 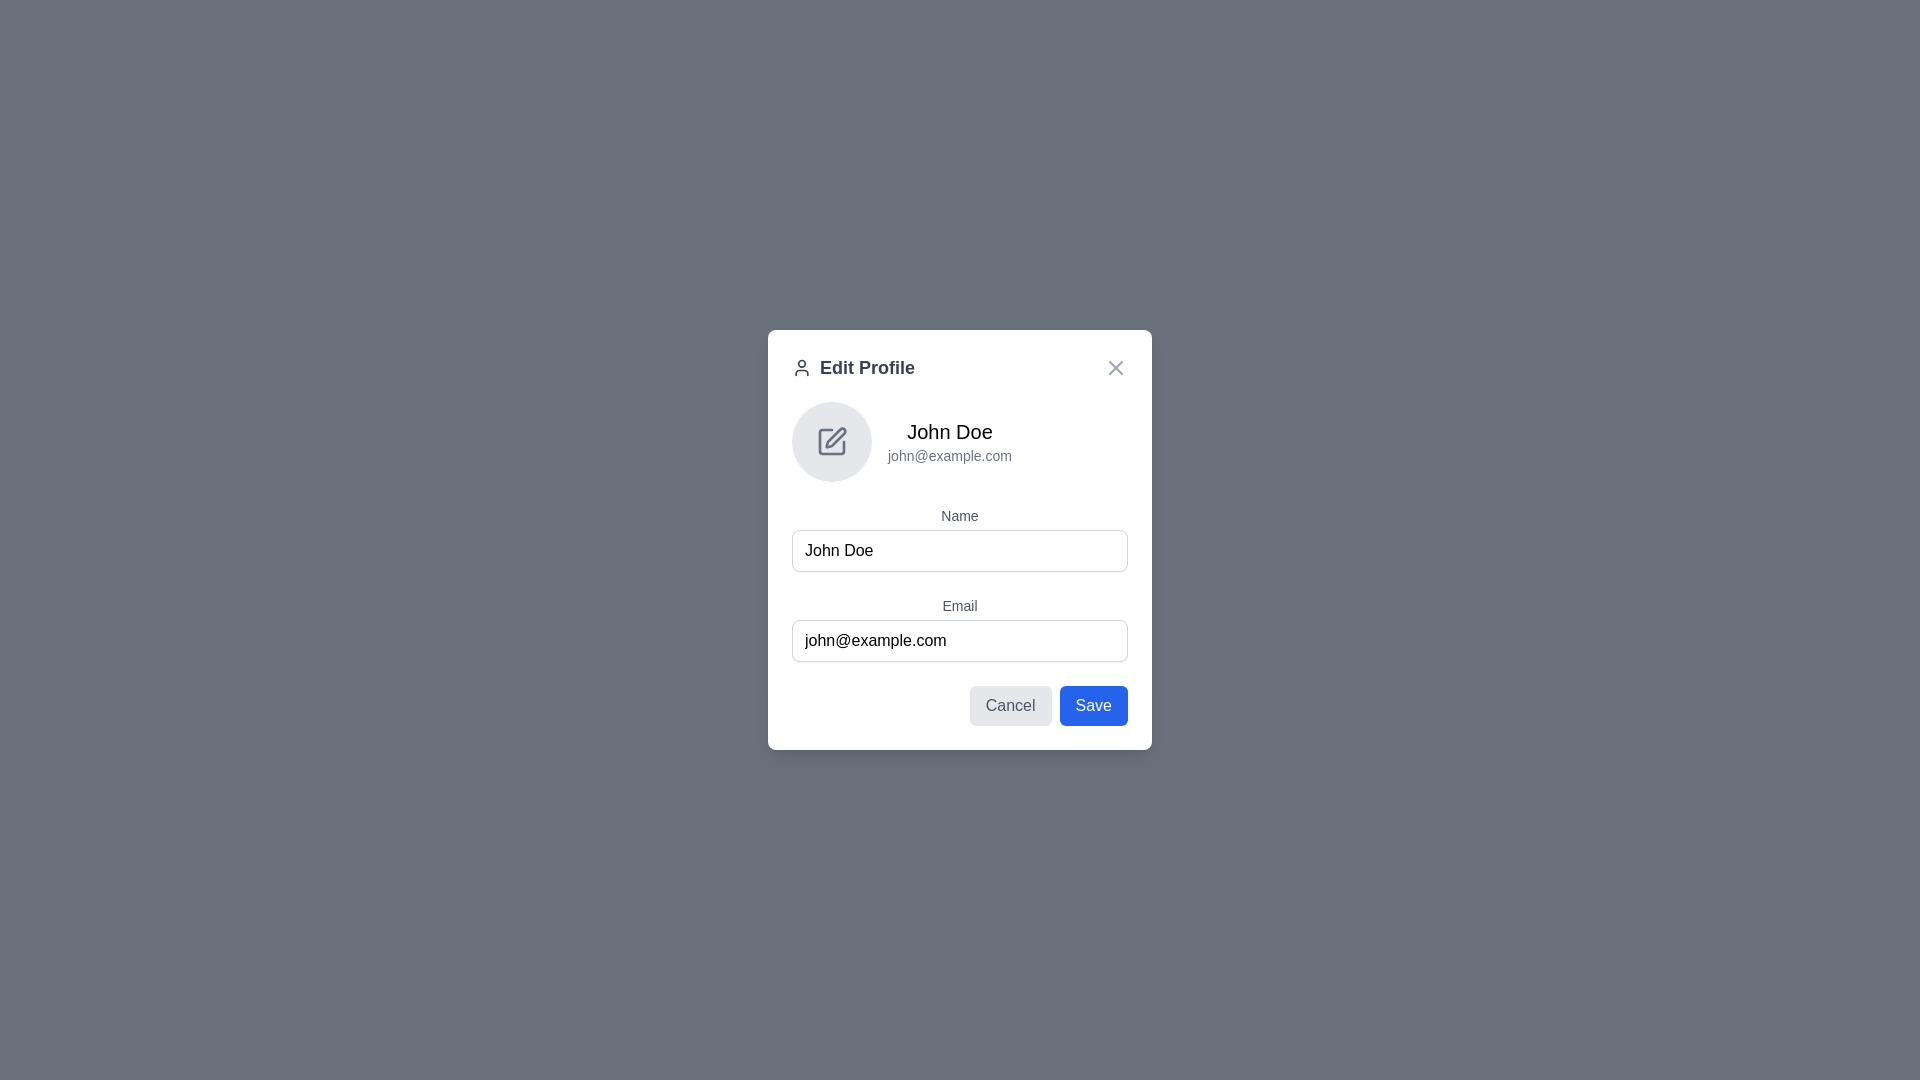 I want to click on the red 'X' button located at the top-right corner of the 'Edit Profile' dialog box, so click(x=1115, y=367).